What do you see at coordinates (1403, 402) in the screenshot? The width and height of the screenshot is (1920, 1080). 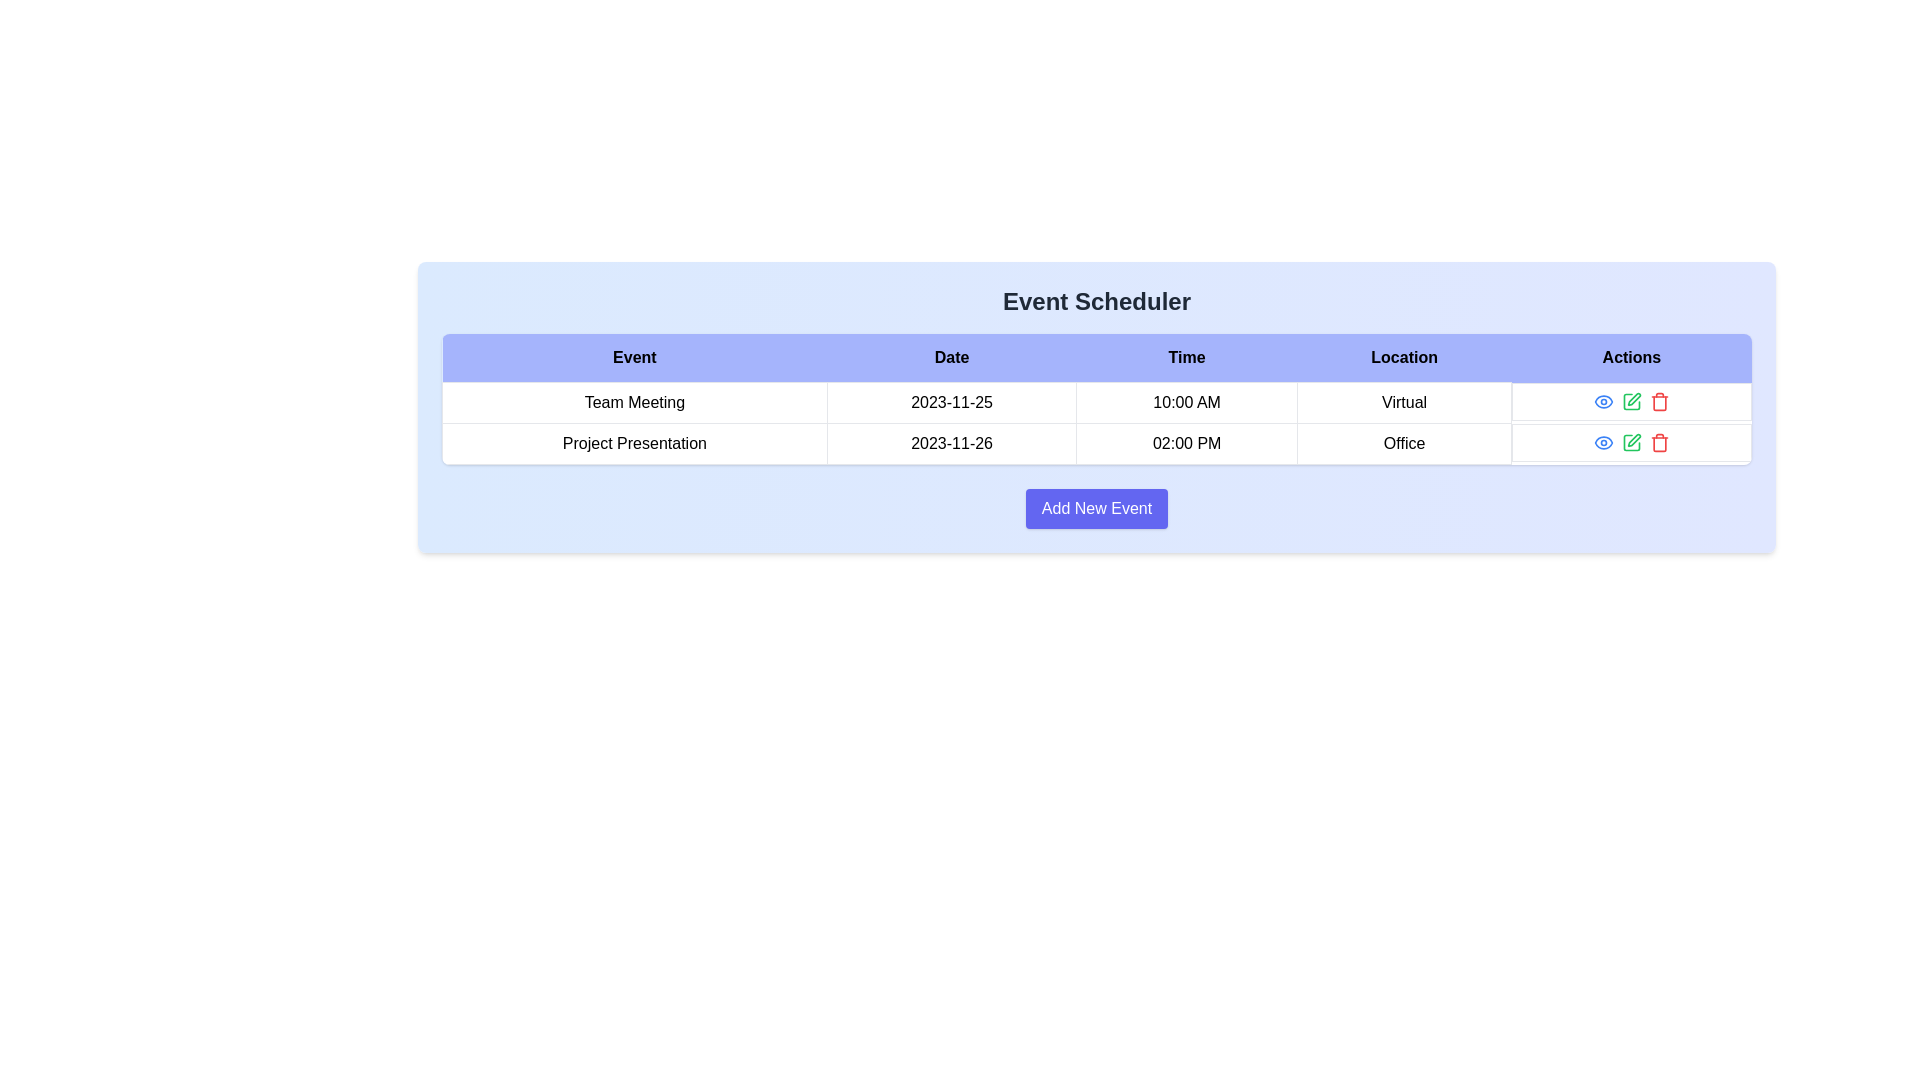 I see `the Static Text Label displaying 'Virtual' located in the first row of the 'Location' column for the event 'Team Meeting'` at bounding box center [1403, 402].